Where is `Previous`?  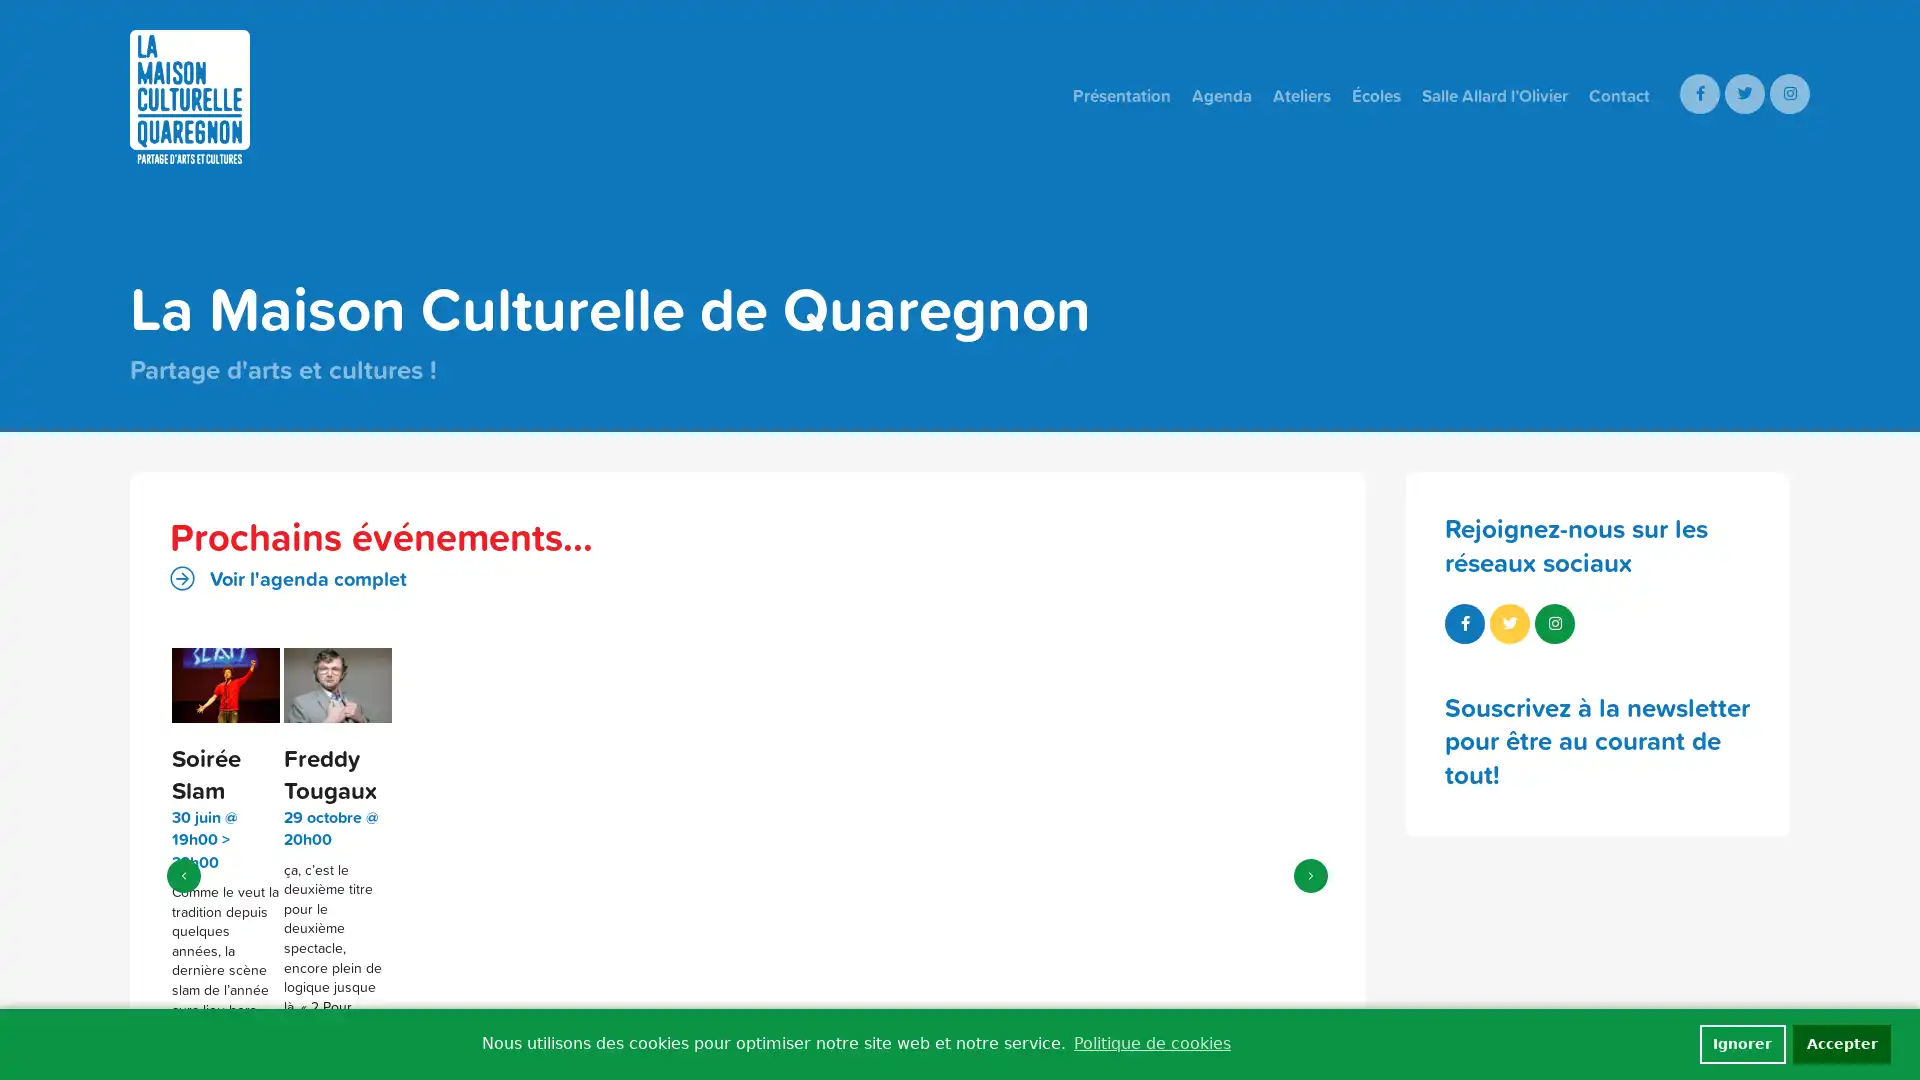 Previous is located at coordinates (183, 863).